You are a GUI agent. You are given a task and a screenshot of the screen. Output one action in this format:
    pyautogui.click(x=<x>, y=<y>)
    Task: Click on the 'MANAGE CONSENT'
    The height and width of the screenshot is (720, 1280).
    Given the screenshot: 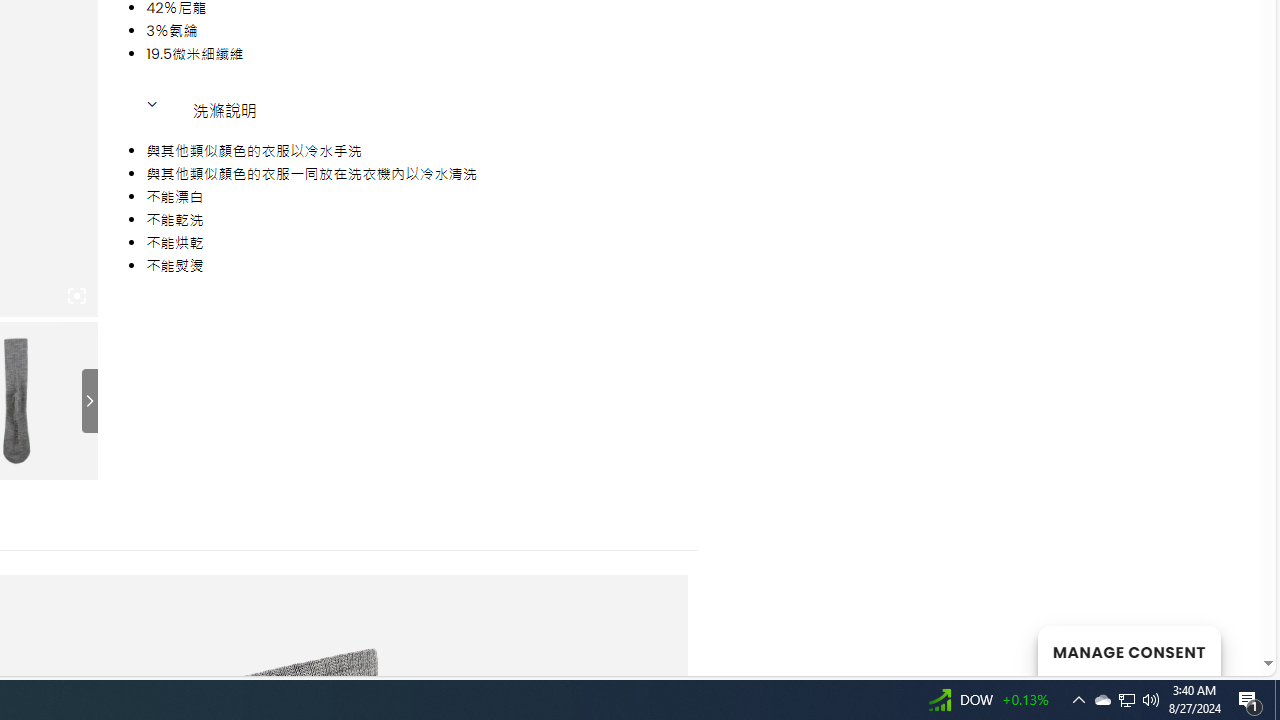 What is the action you would take?
    pyautogui.click(x=1128, y=650)
    